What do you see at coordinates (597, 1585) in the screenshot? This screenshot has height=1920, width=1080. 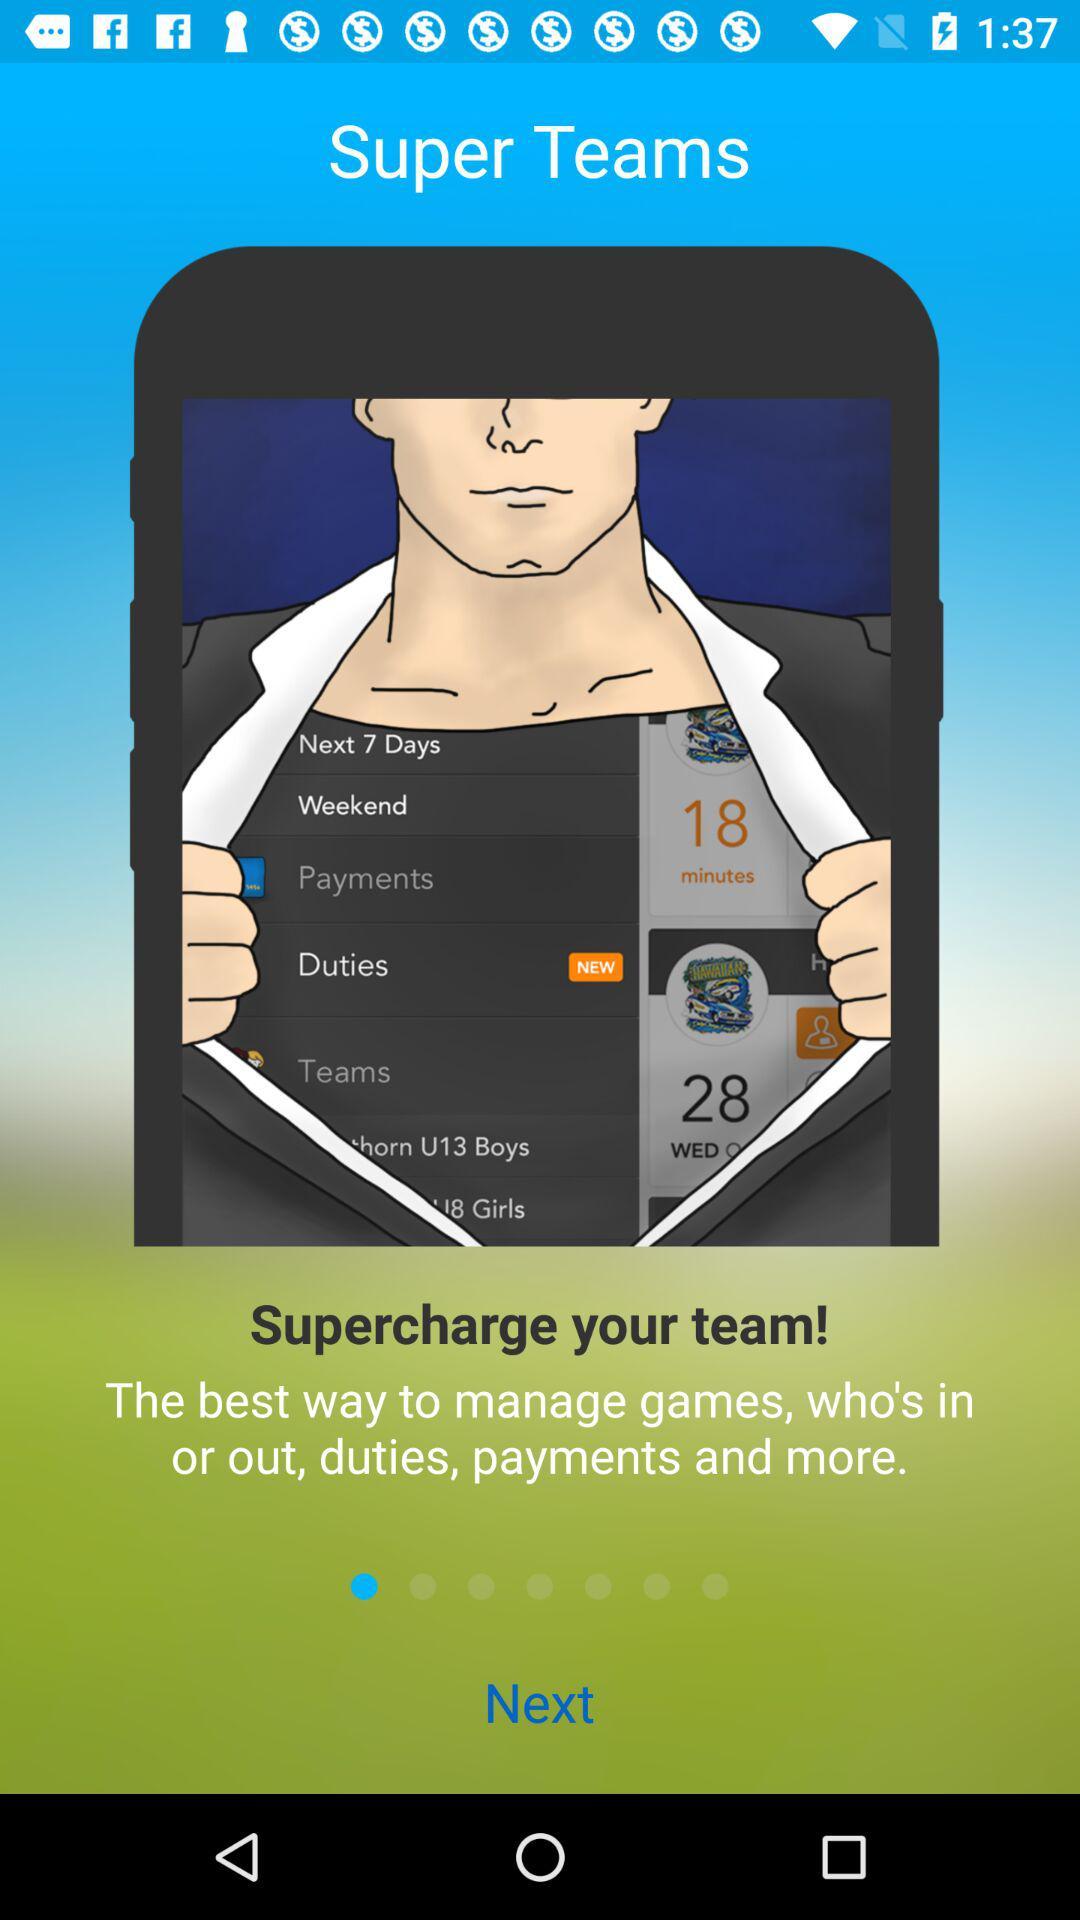 I see `next button` at bounding box center [597, 1585].